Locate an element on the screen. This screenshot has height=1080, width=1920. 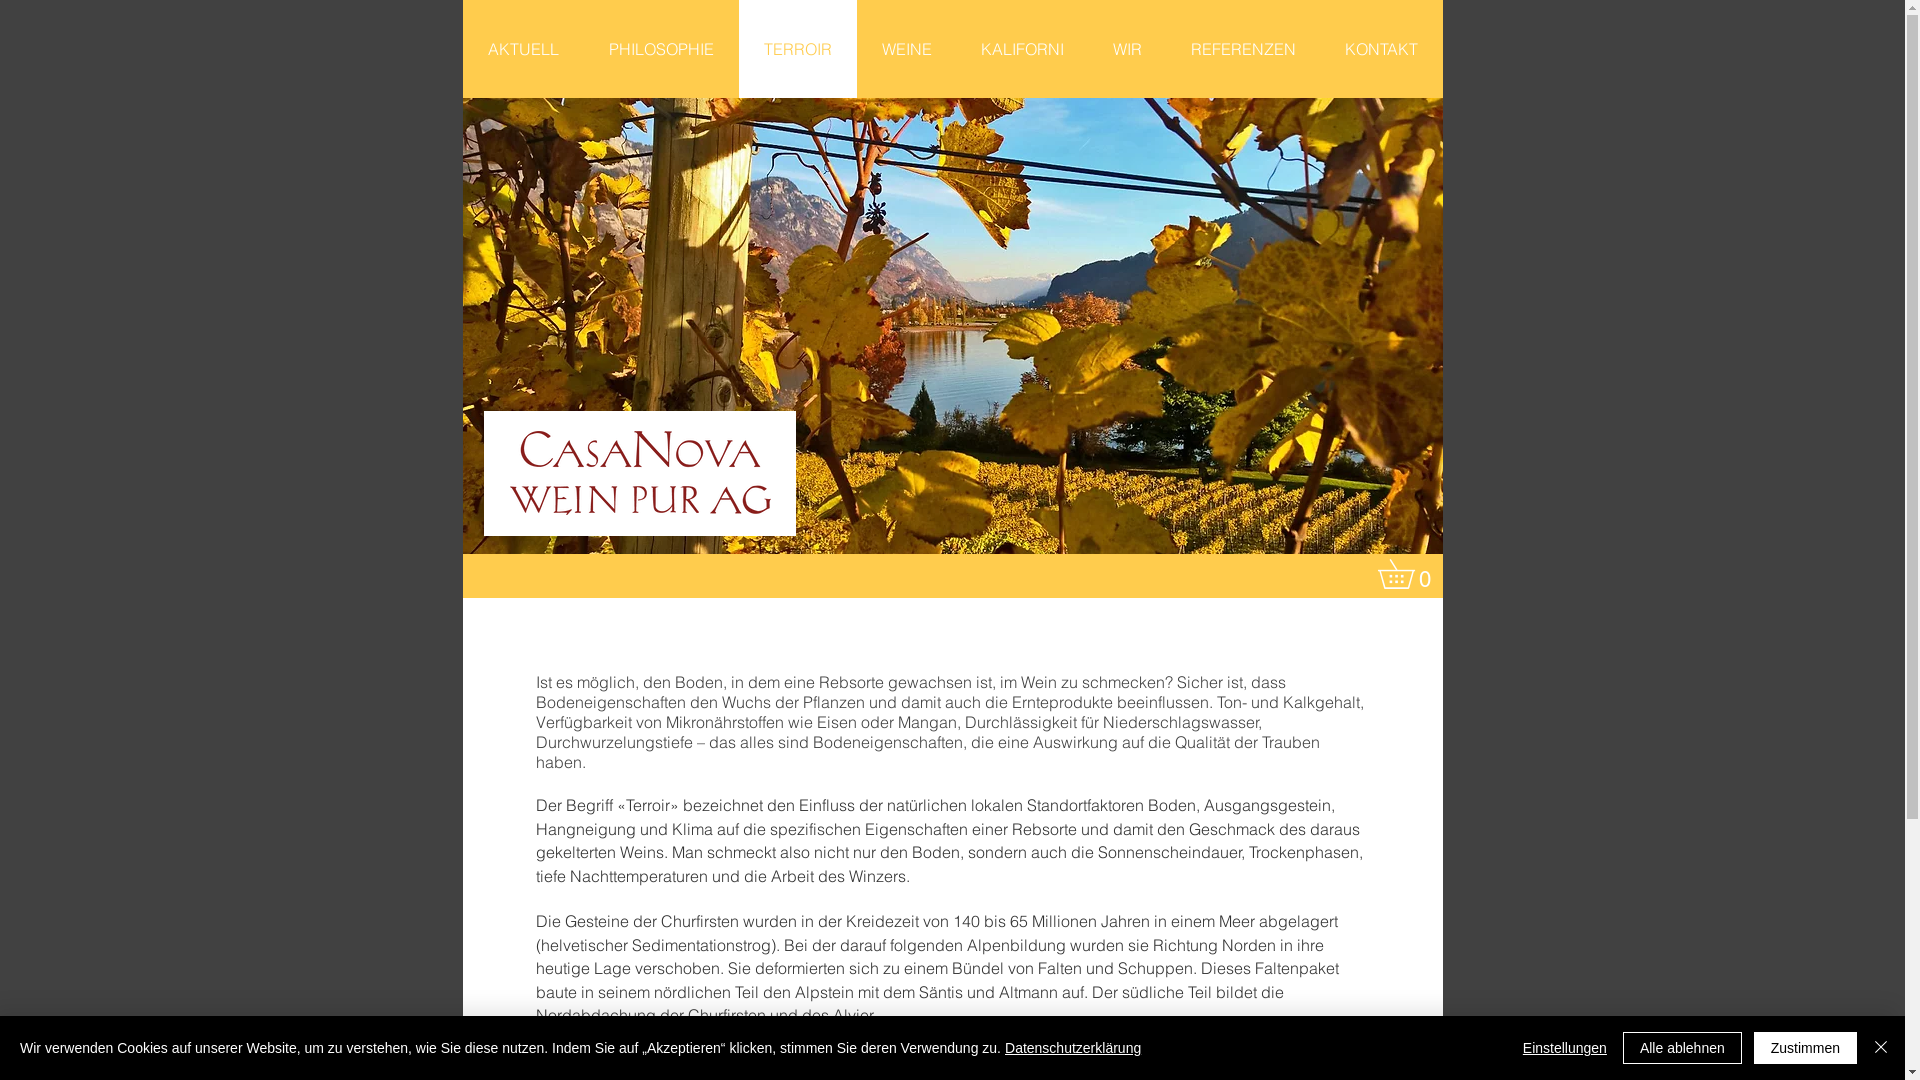
'0' is located at coordinates (1409, 574).